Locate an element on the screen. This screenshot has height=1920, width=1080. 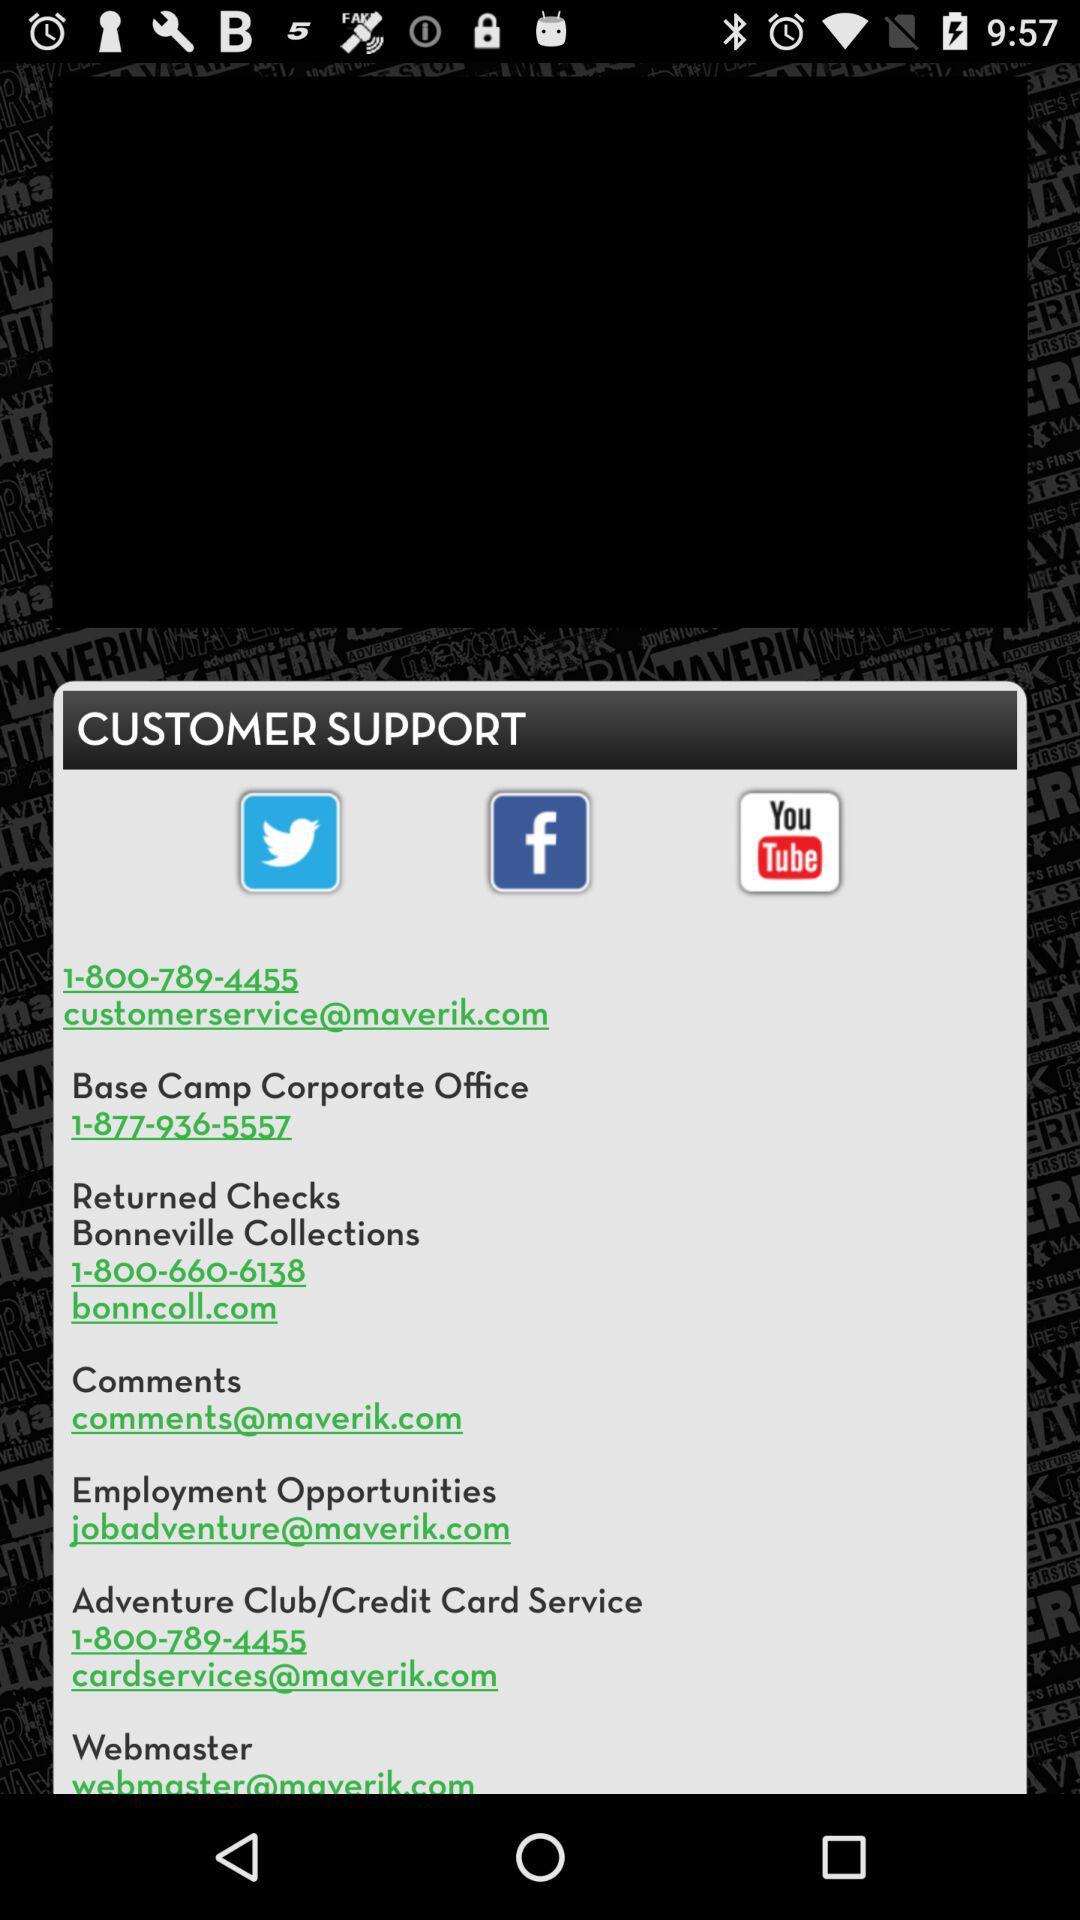
facebook account is located at coordinates (540, 842).